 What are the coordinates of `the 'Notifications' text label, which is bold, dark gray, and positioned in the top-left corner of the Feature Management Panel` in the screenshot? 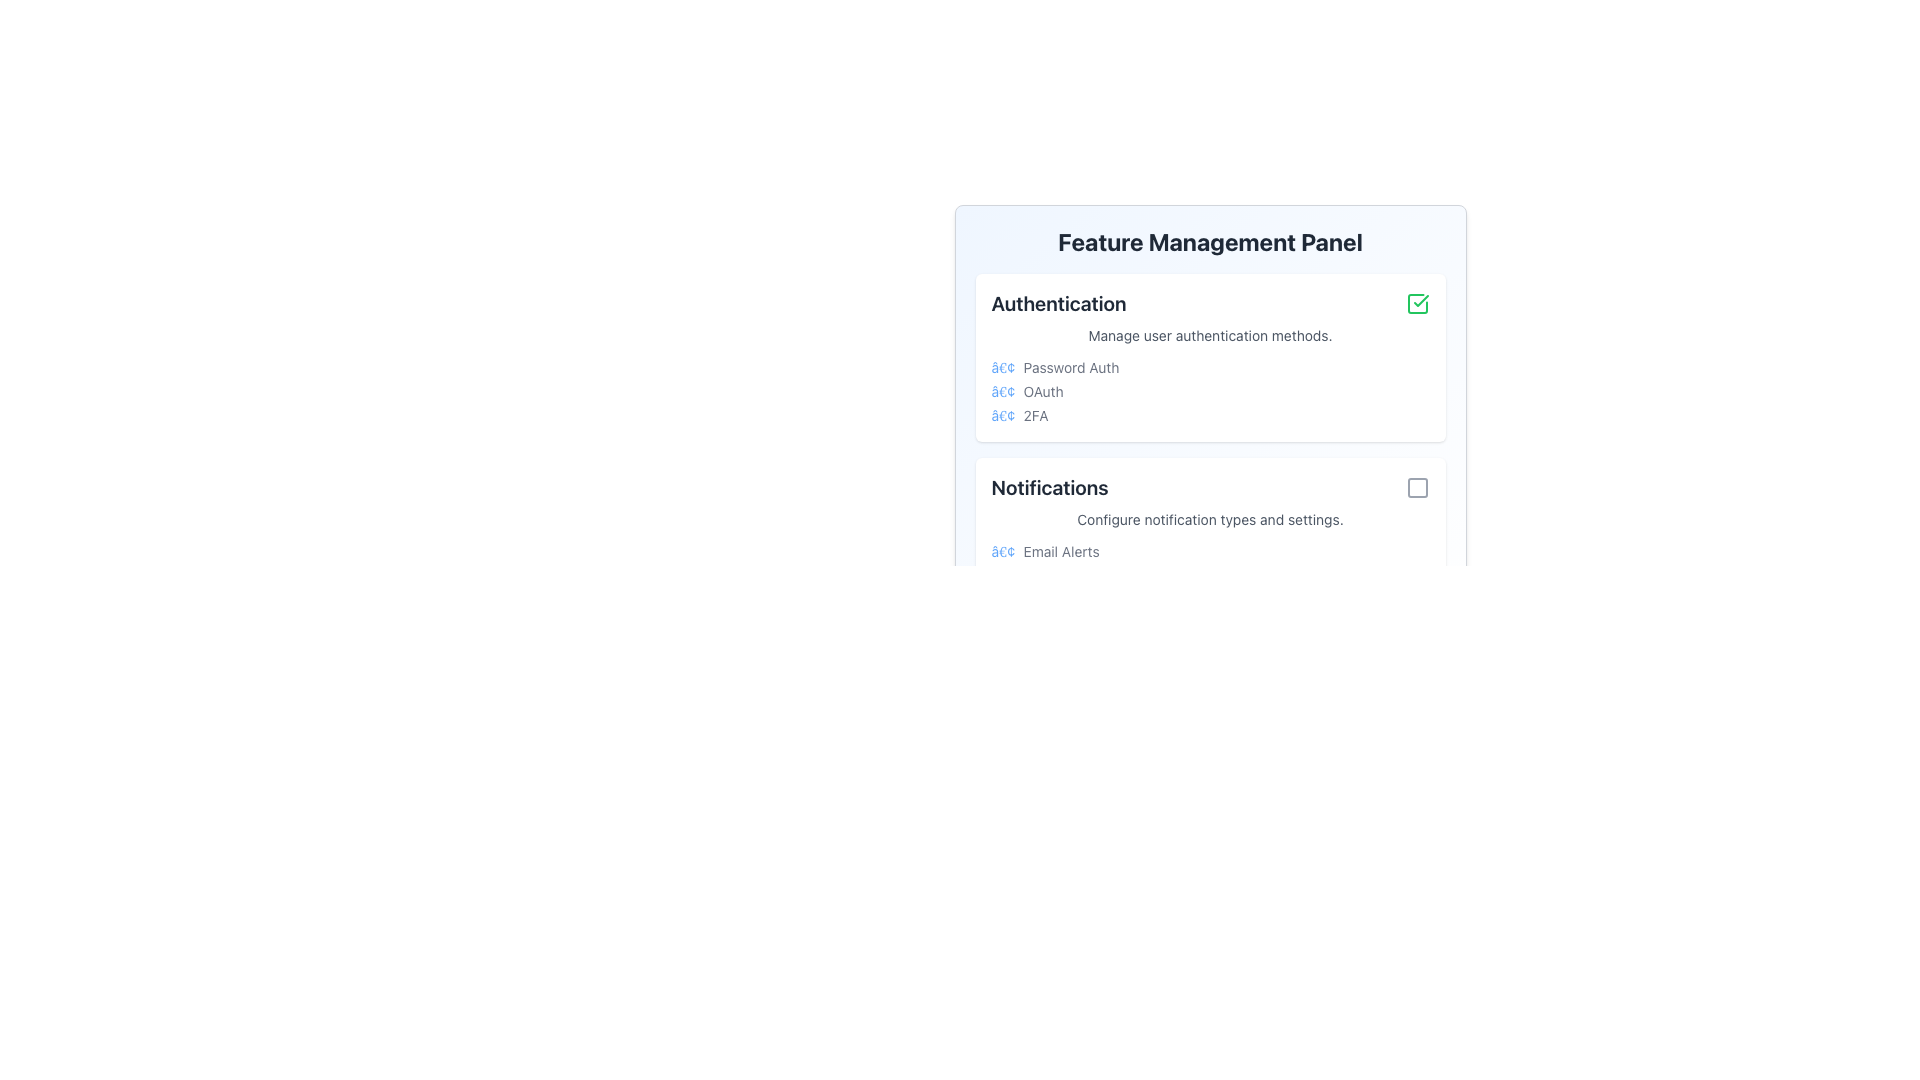 It's located at (1049, 488).